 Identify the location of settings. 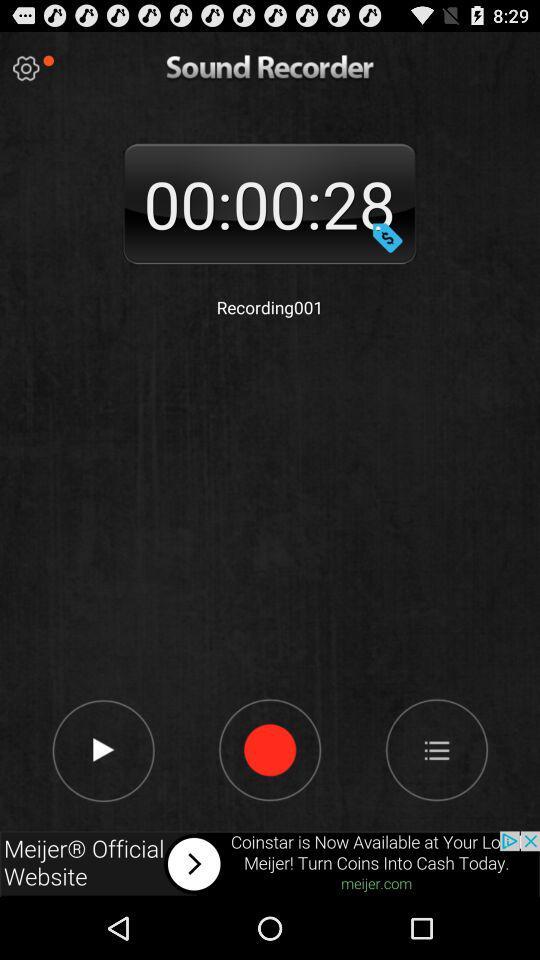
(25, 68).